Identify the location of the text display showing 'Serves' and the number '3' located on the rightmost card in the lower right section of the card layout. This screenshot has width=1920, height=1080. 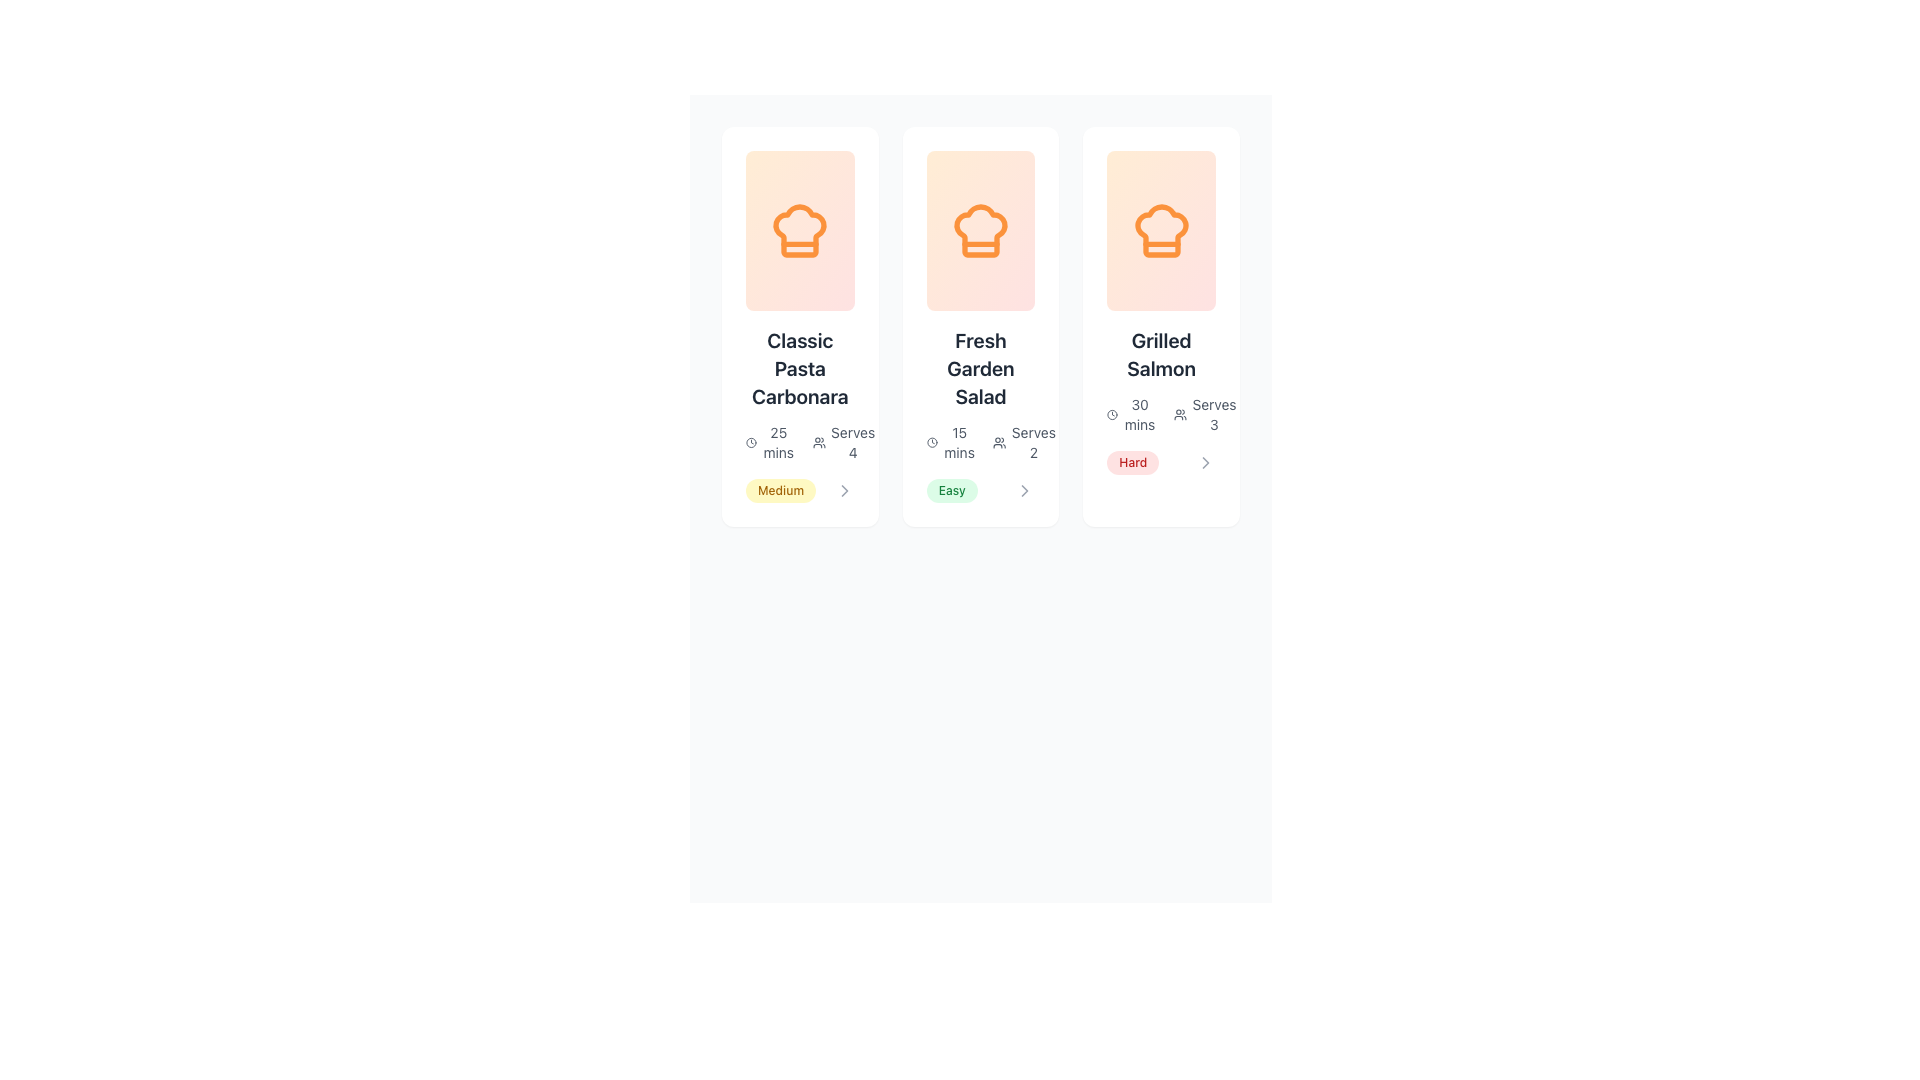
(1213, 414).